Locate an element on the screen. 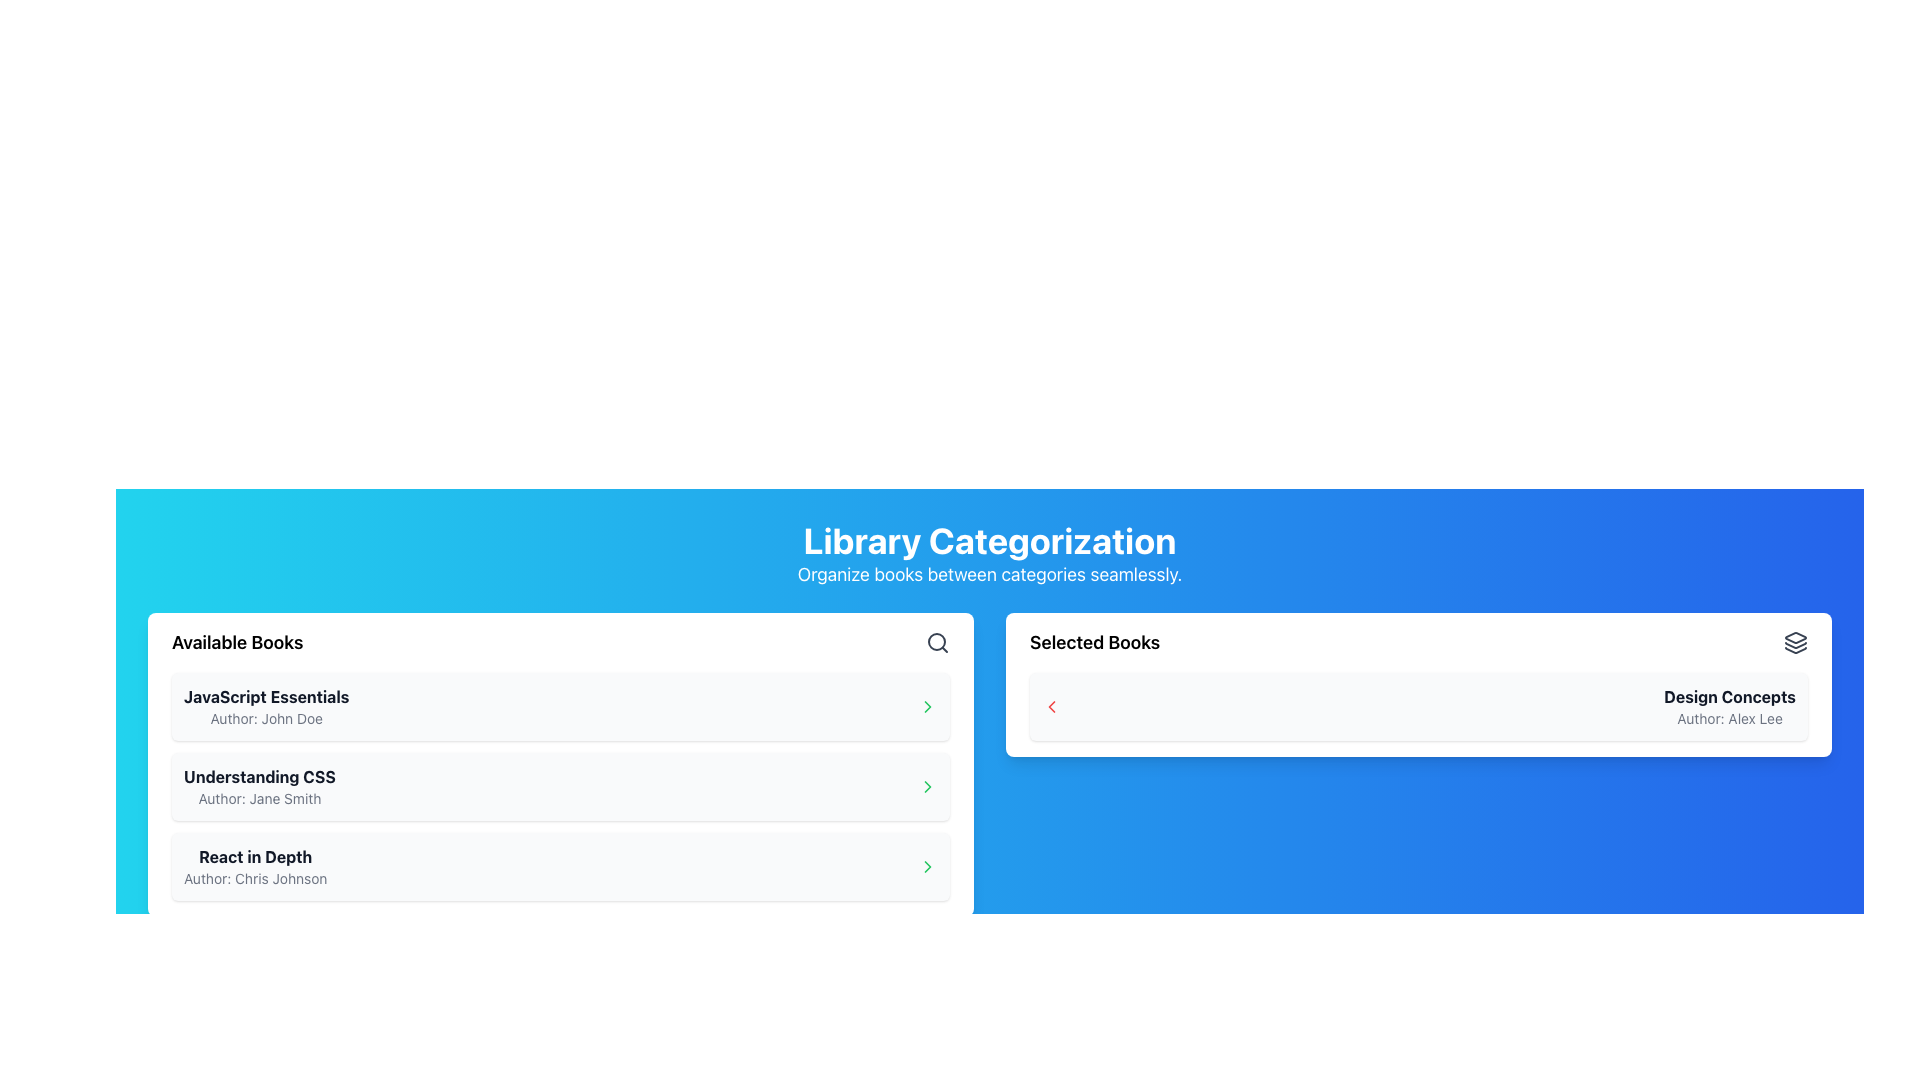  the title 'JavaScript Essentials' in the text block, which is the first listed item under 'Available Books' with a bold and dark font is located at coordinates (265, 705).